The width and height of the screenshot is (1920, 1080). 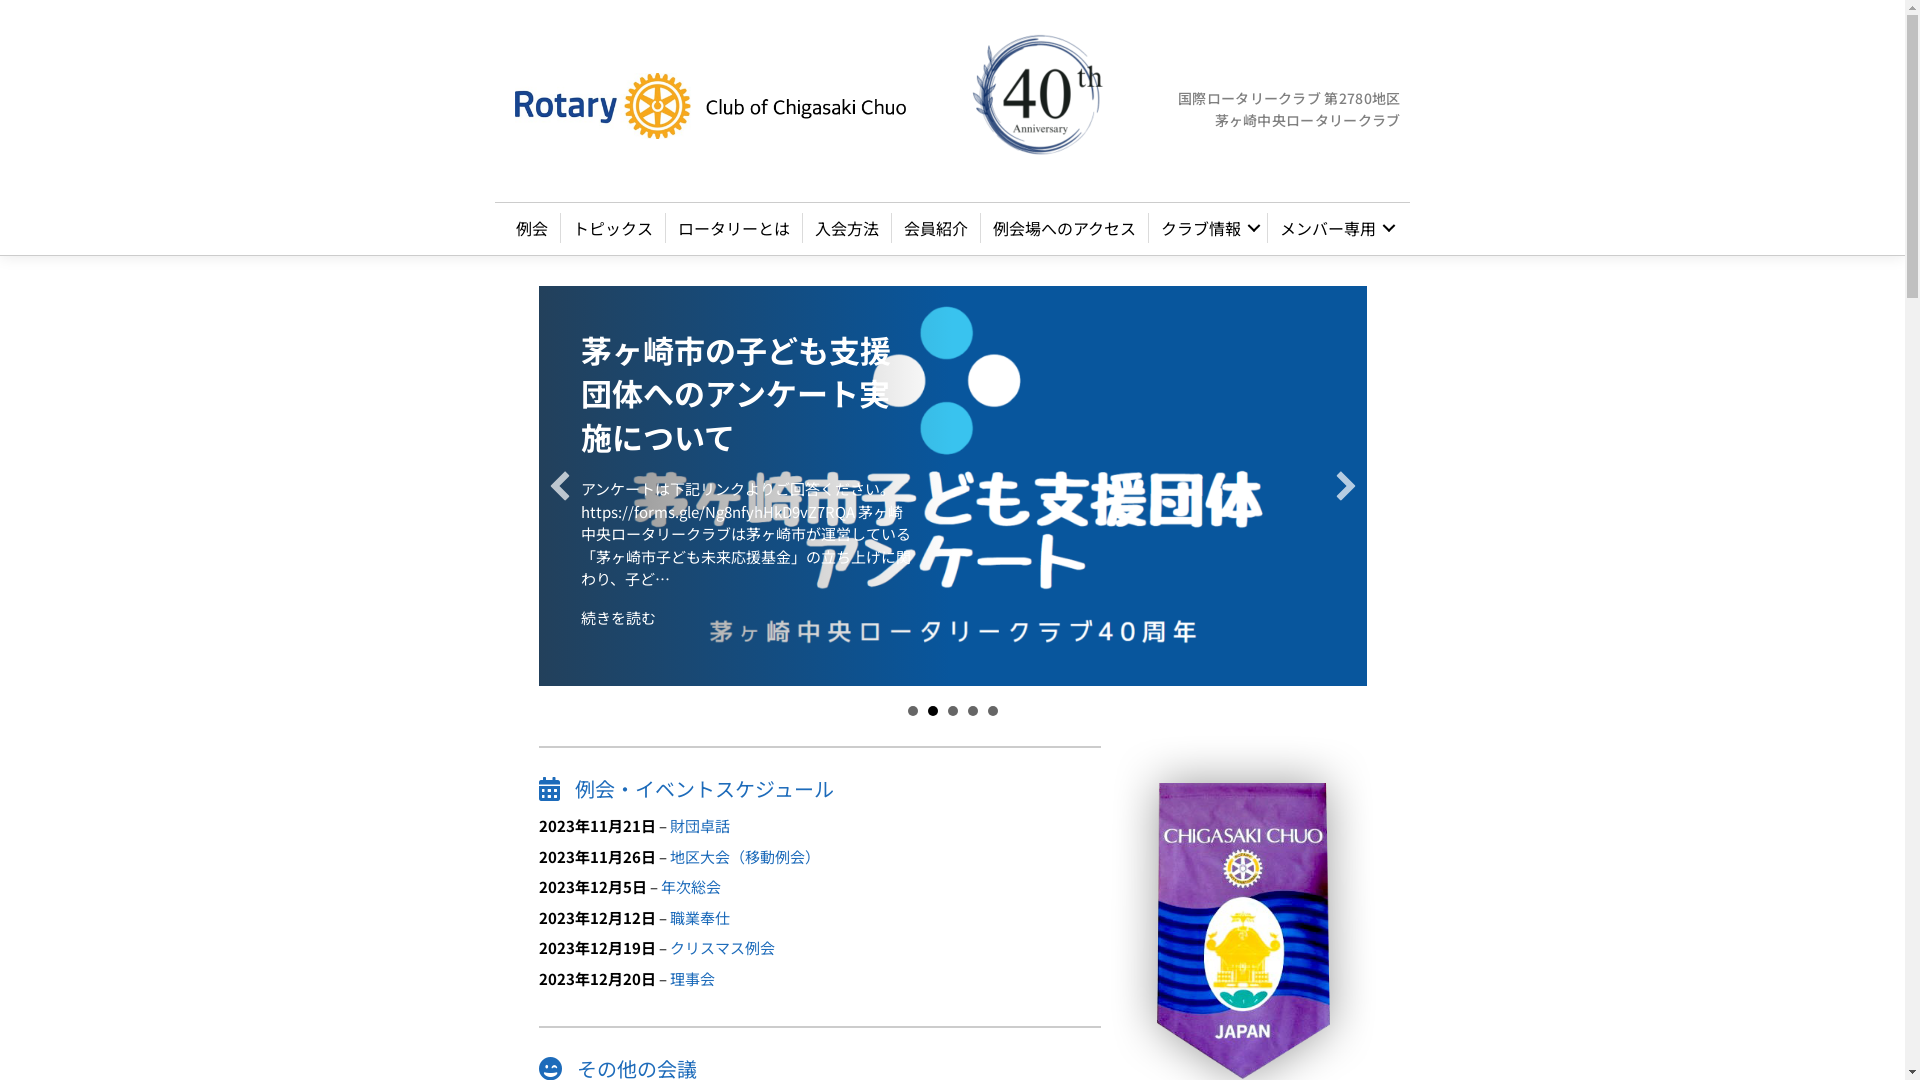 What do you see at coordinates (911, 709) in the screenshot?
I see `'1'` at bounding box center [911, 709].